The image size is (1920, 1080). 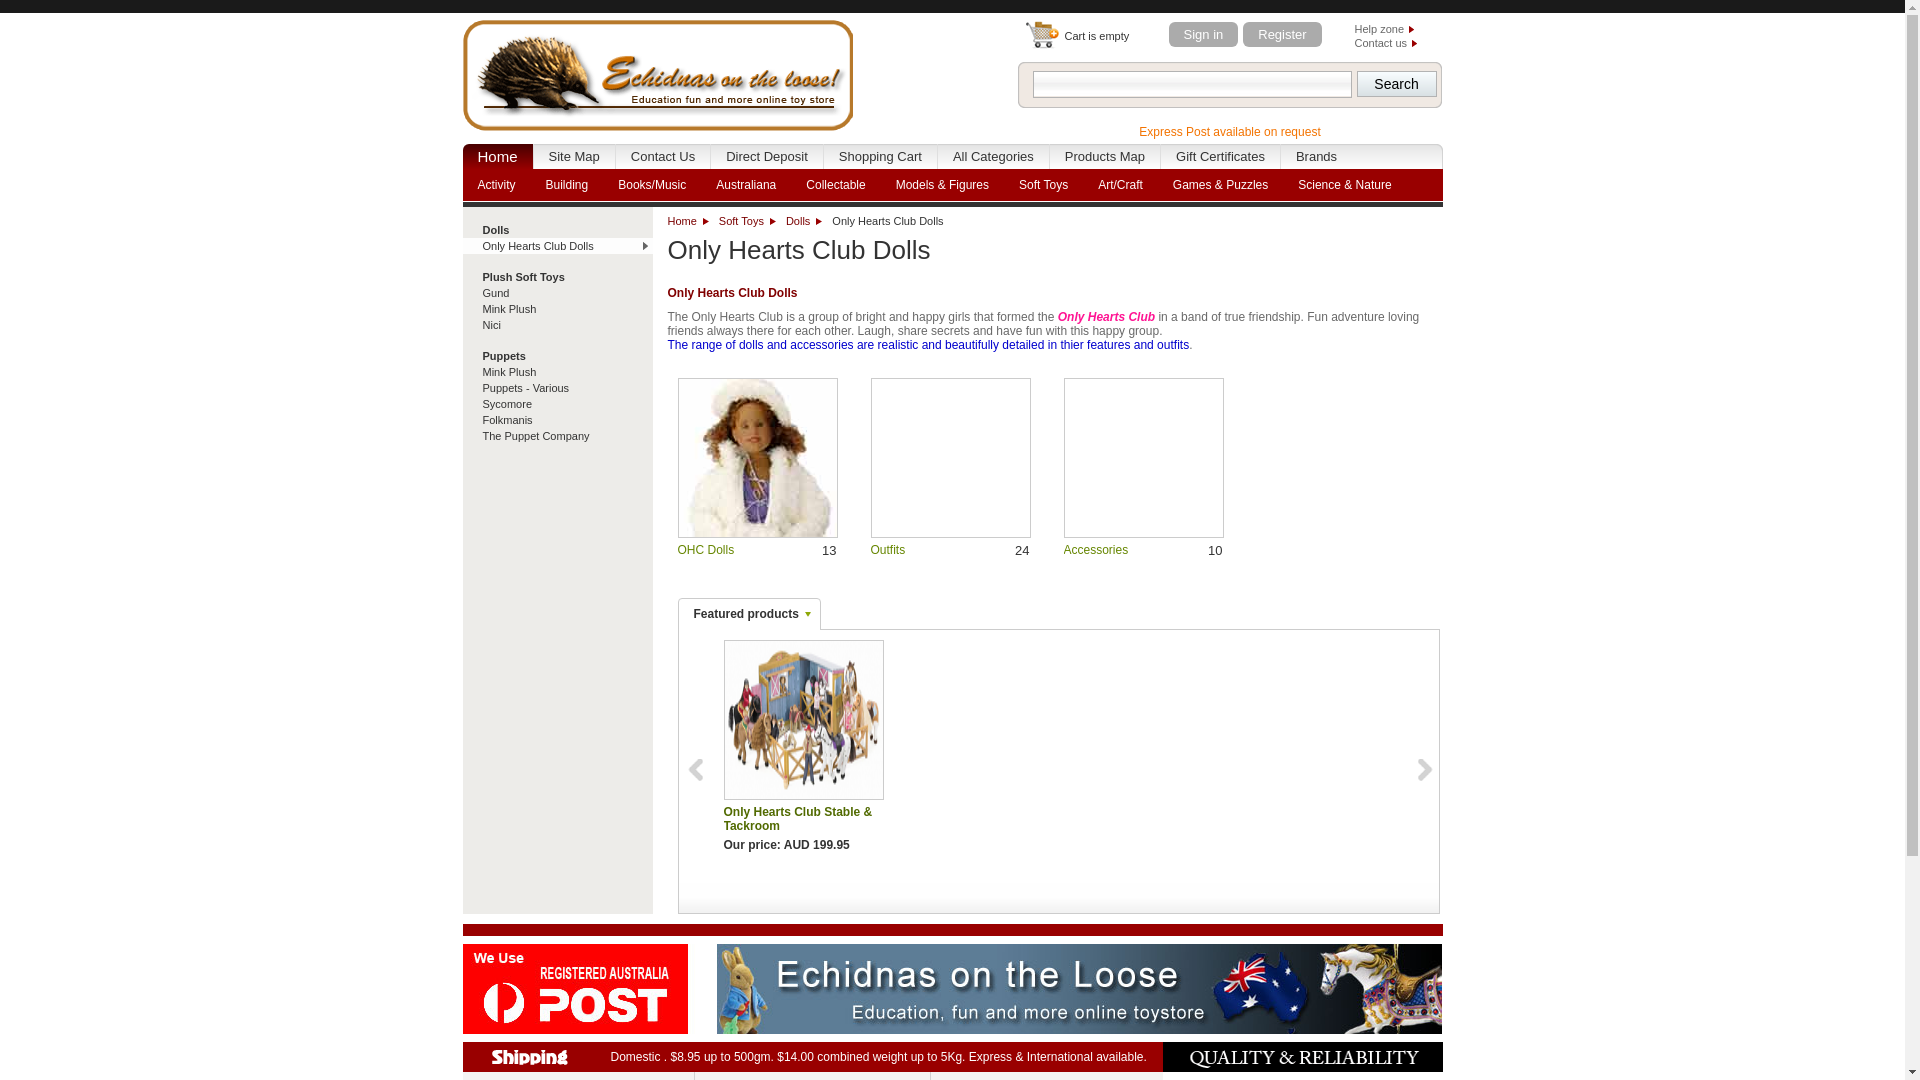 What do you see at coordinates (1103, 155) in the screenshot?
I see `'Products Map'` at bounding box center [1103, 155].